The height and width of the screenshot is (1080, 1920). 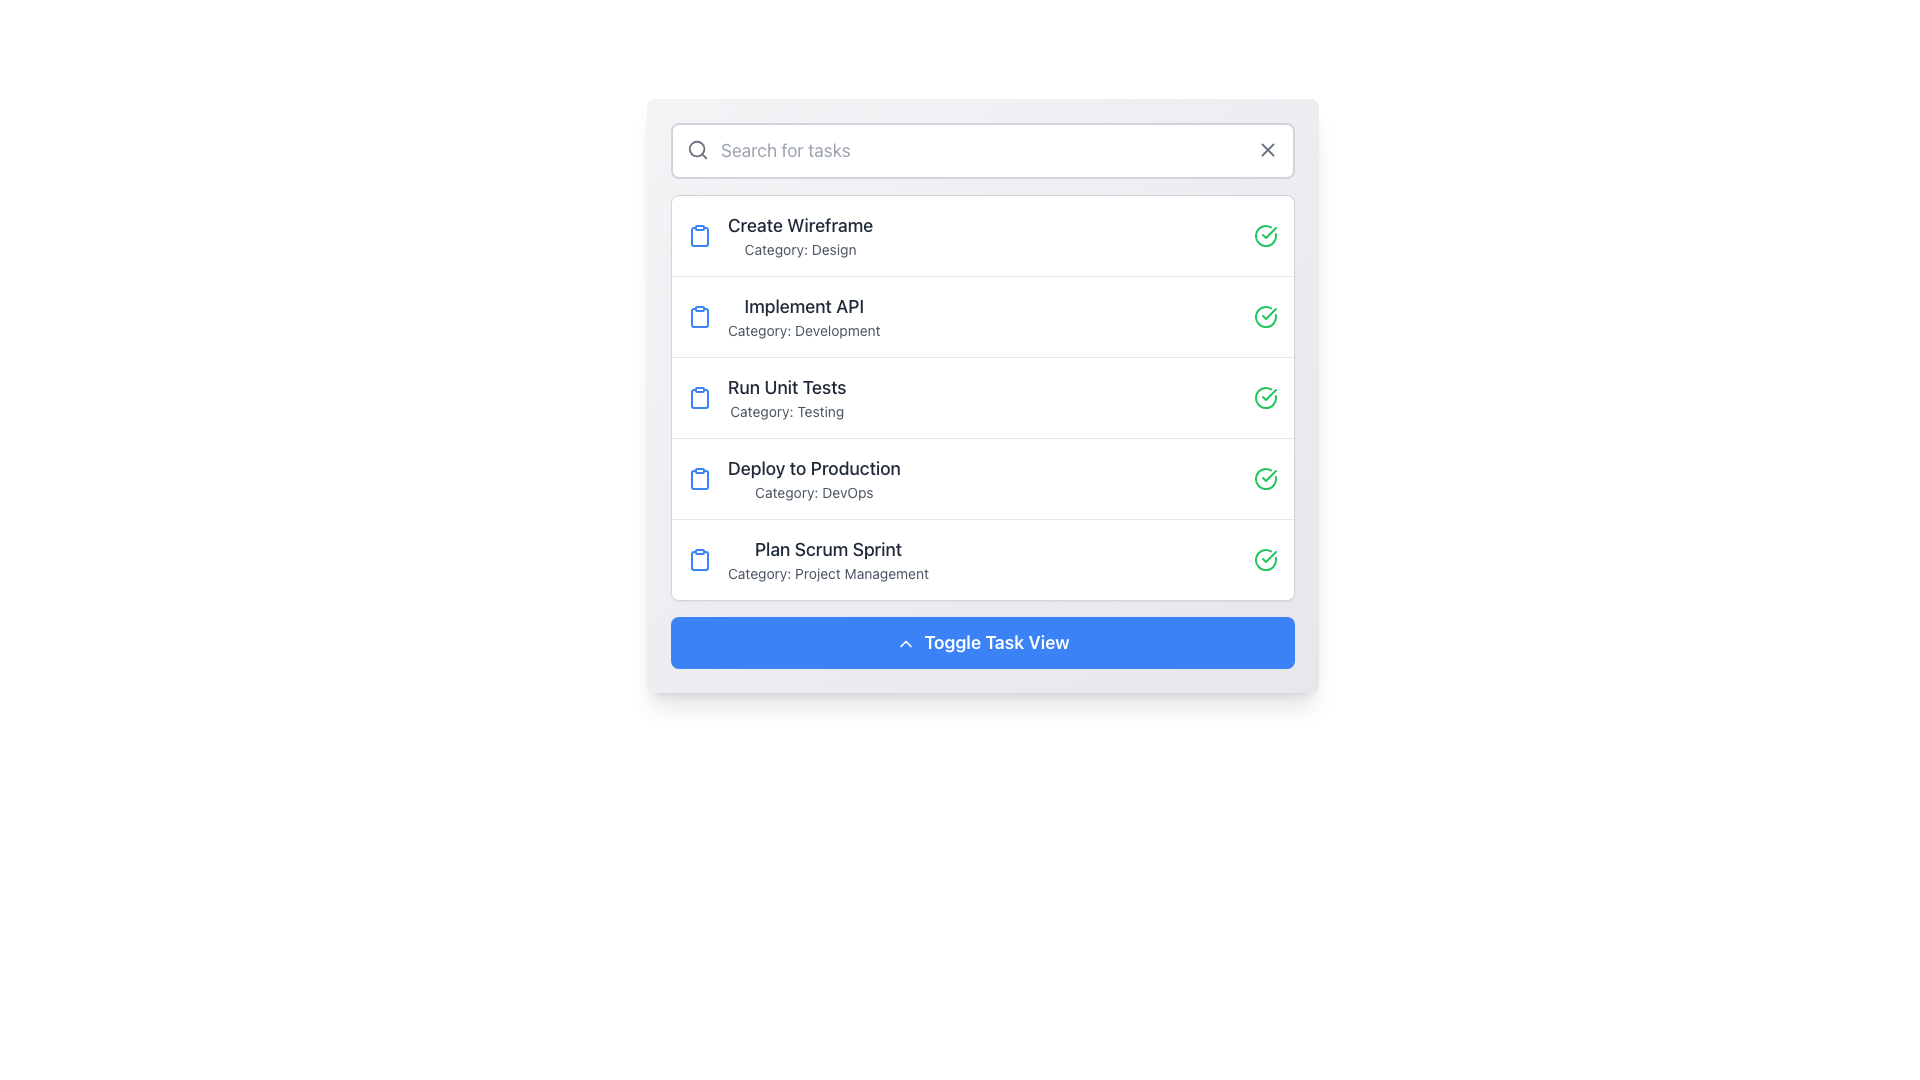 What do you see at coordinates (814, 493) in the screenshot?
I see `the text label indicating the category of the related task, specifically marking it as 'DevOps', which is positioned directly below the 'Deploy to Production' text` at bounding box center [814, 493].